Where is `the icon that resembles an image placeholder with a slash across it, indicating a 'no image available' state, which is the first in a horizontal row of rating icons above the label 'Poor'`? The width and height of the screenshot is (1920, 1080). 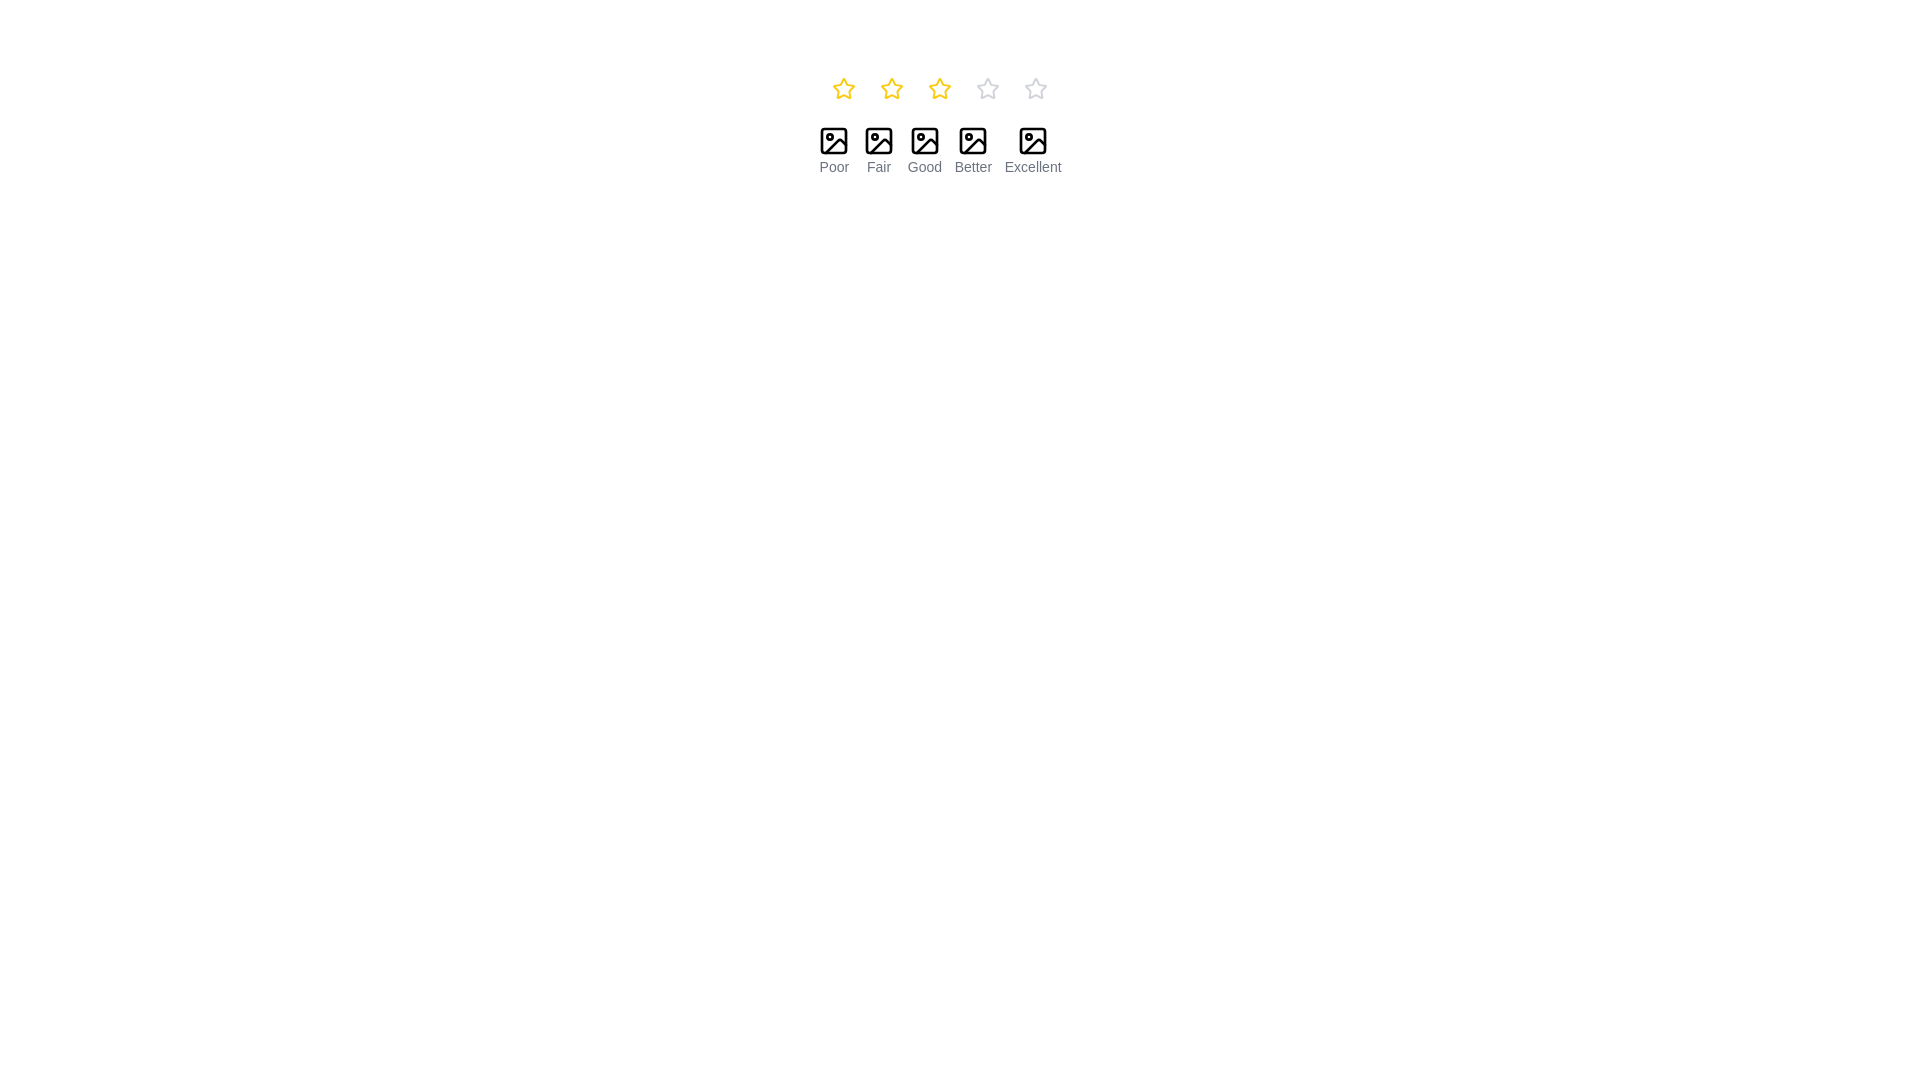
the icon that resembles an image placeholder with a slash across it, indicating a 'no image available' state, which is the first in a horizontal row of rating icons above the label 'Poor' is located at coordinates (834, 140).